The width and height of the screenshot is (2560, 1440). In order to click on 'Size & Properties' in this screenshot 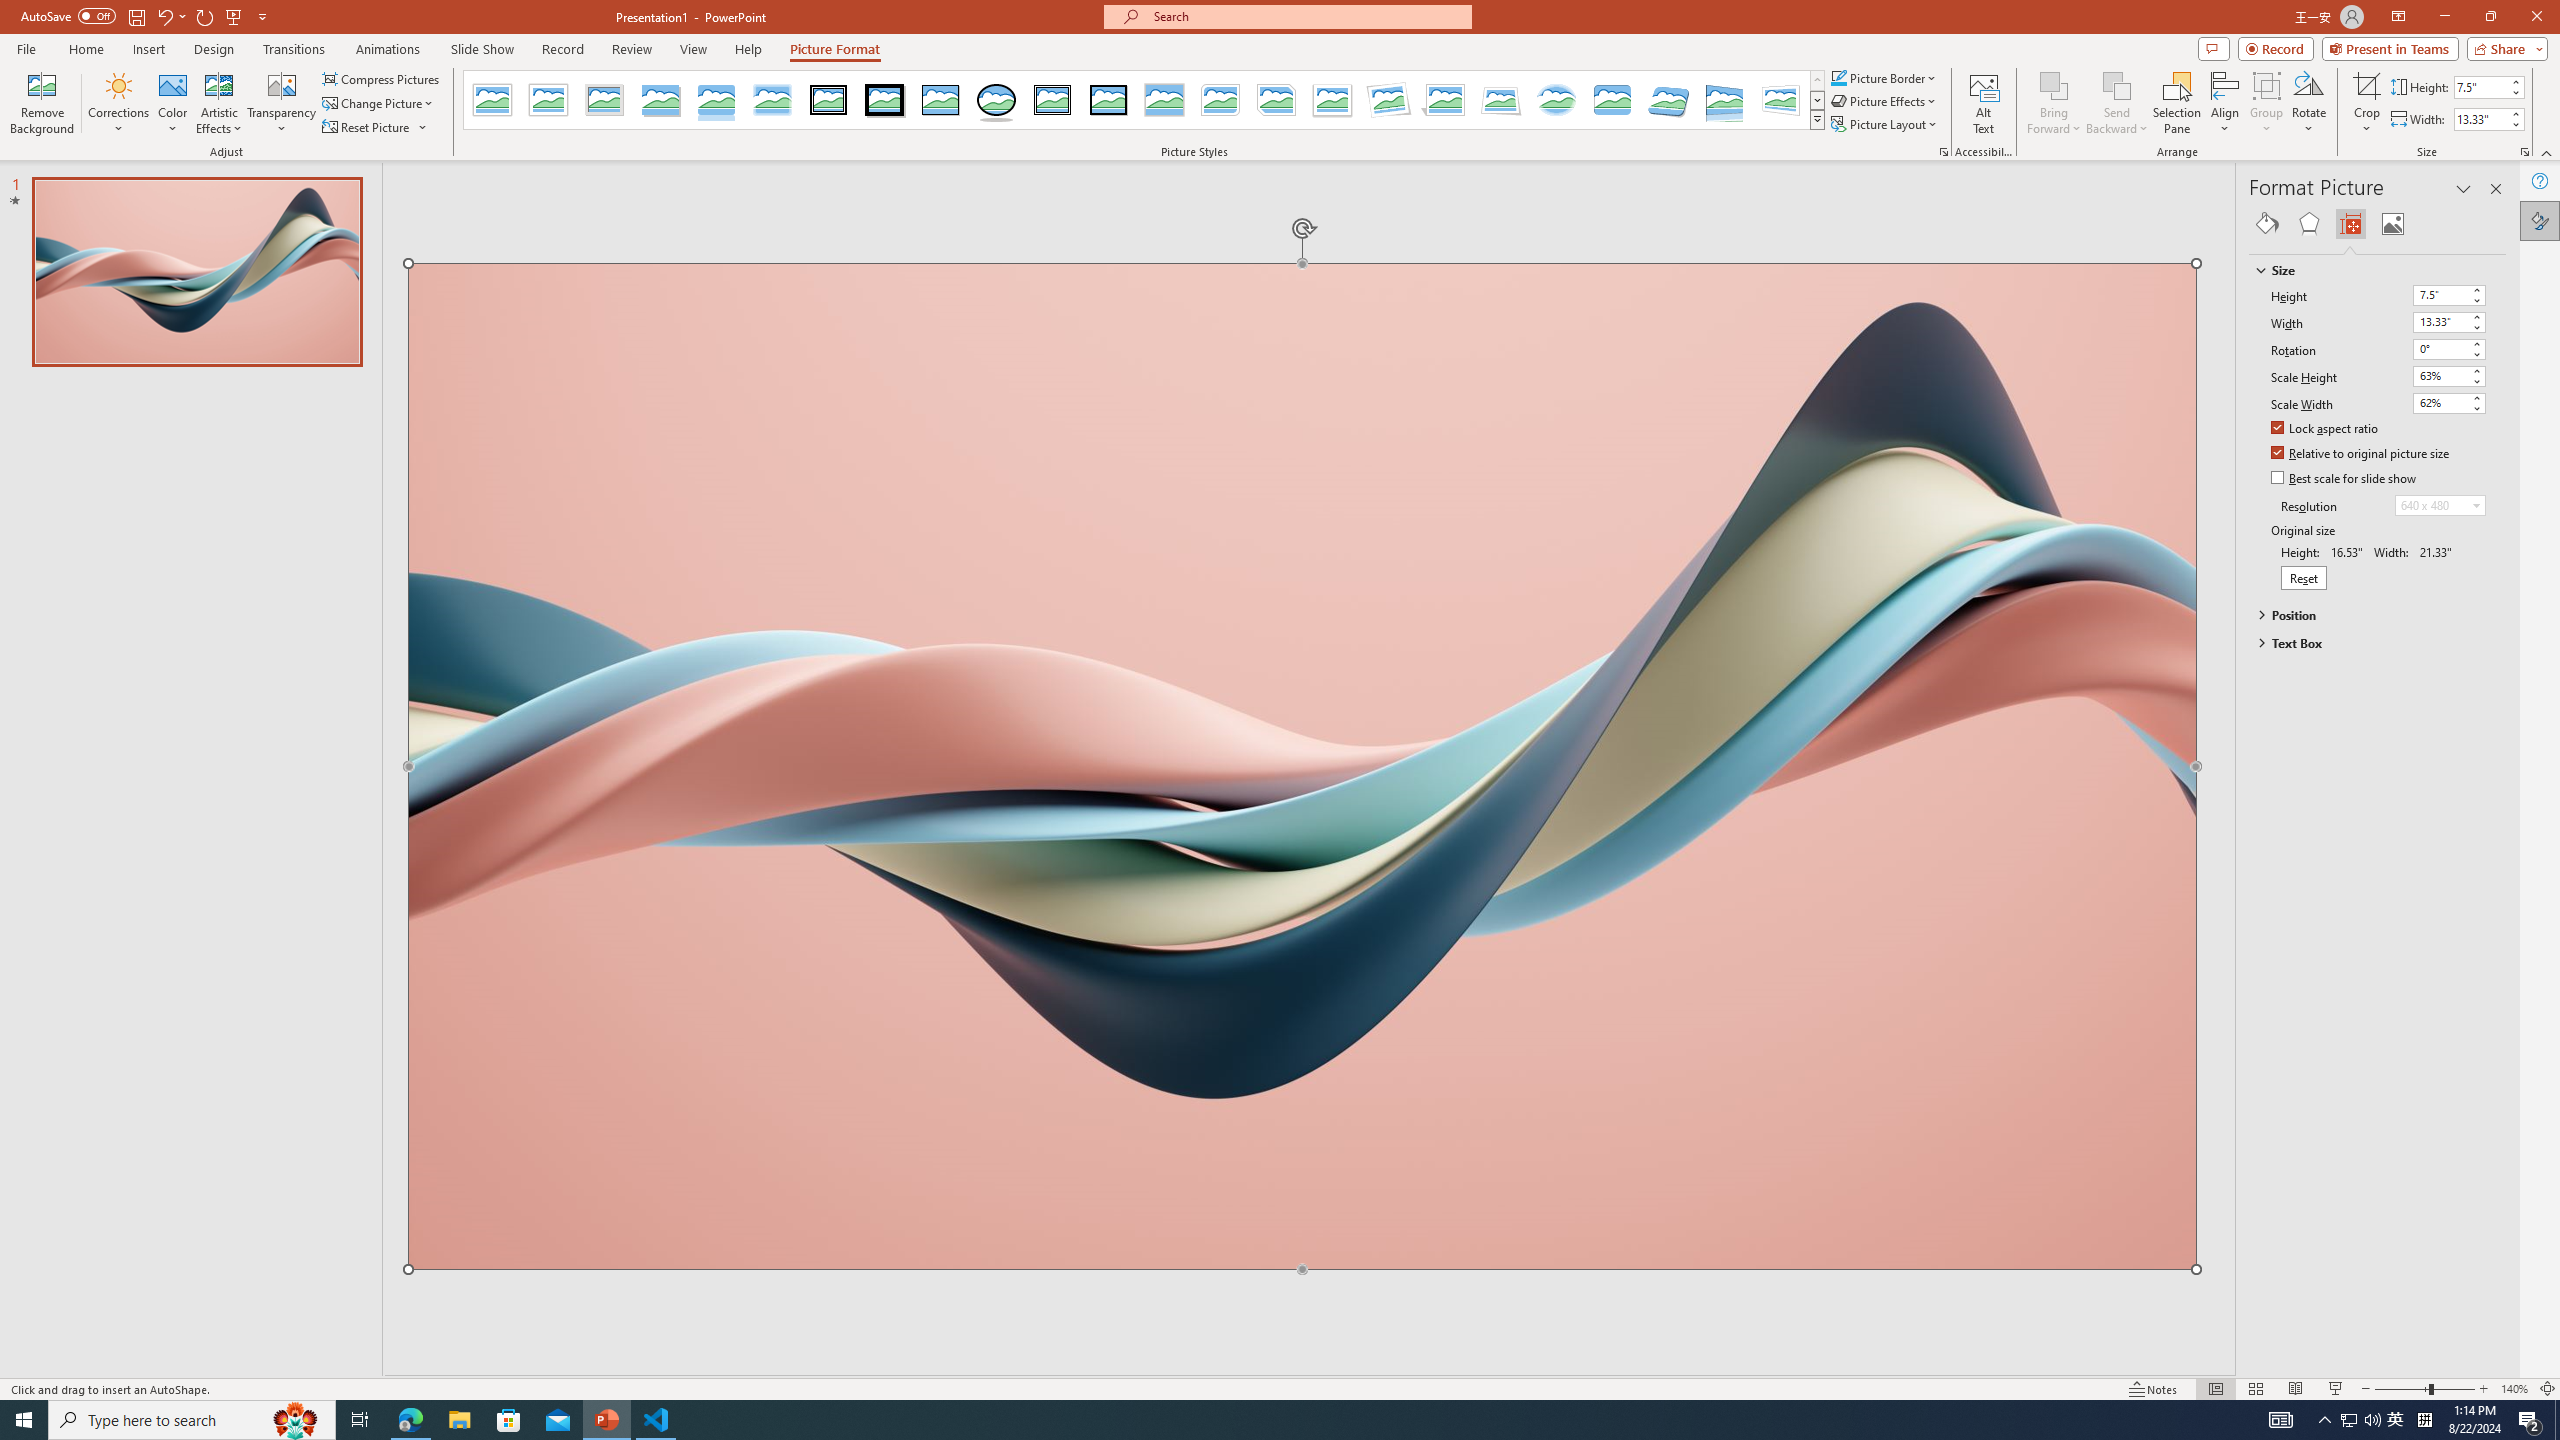, I will do `click(2351, 222)`.